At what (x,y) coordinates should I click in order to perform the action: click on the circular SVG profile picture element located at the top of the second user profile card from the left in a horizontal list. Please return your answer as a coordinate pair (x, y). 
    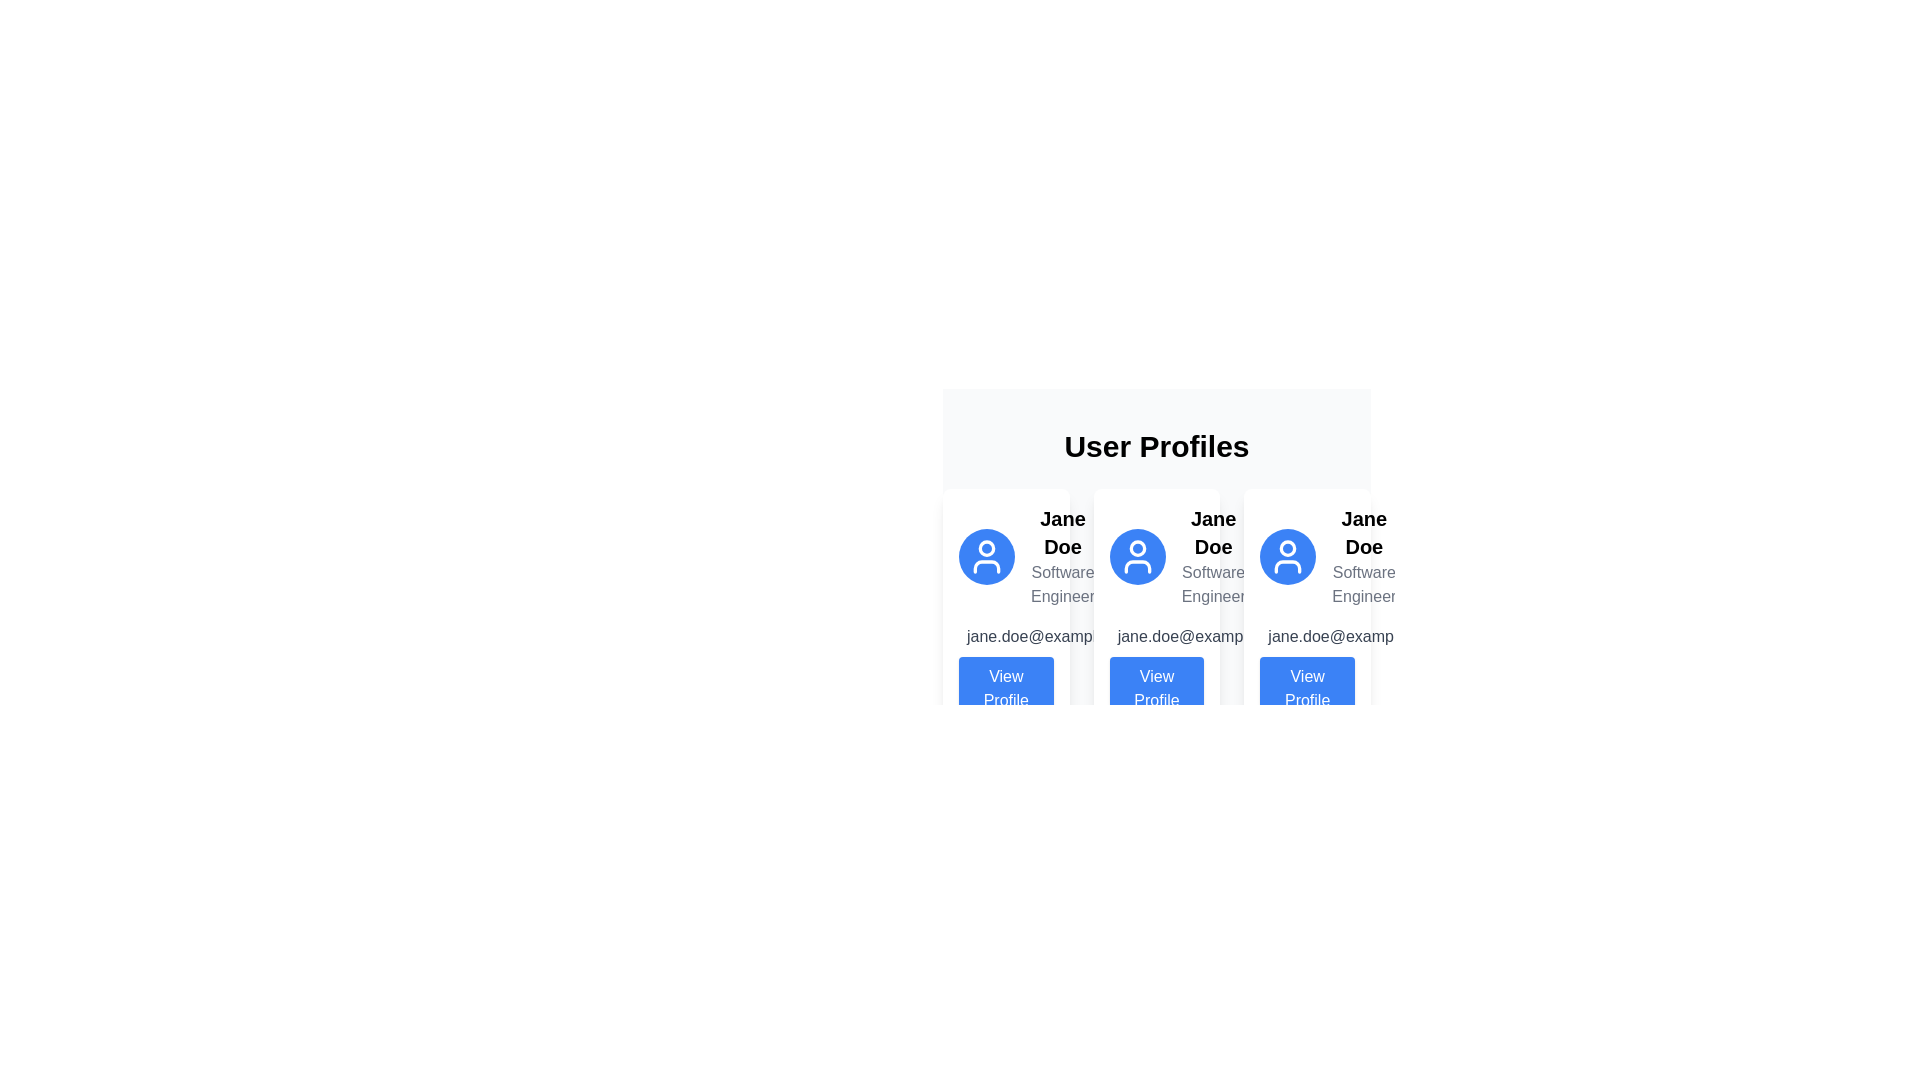
    Looking at the image, I should click on (1137, 548).